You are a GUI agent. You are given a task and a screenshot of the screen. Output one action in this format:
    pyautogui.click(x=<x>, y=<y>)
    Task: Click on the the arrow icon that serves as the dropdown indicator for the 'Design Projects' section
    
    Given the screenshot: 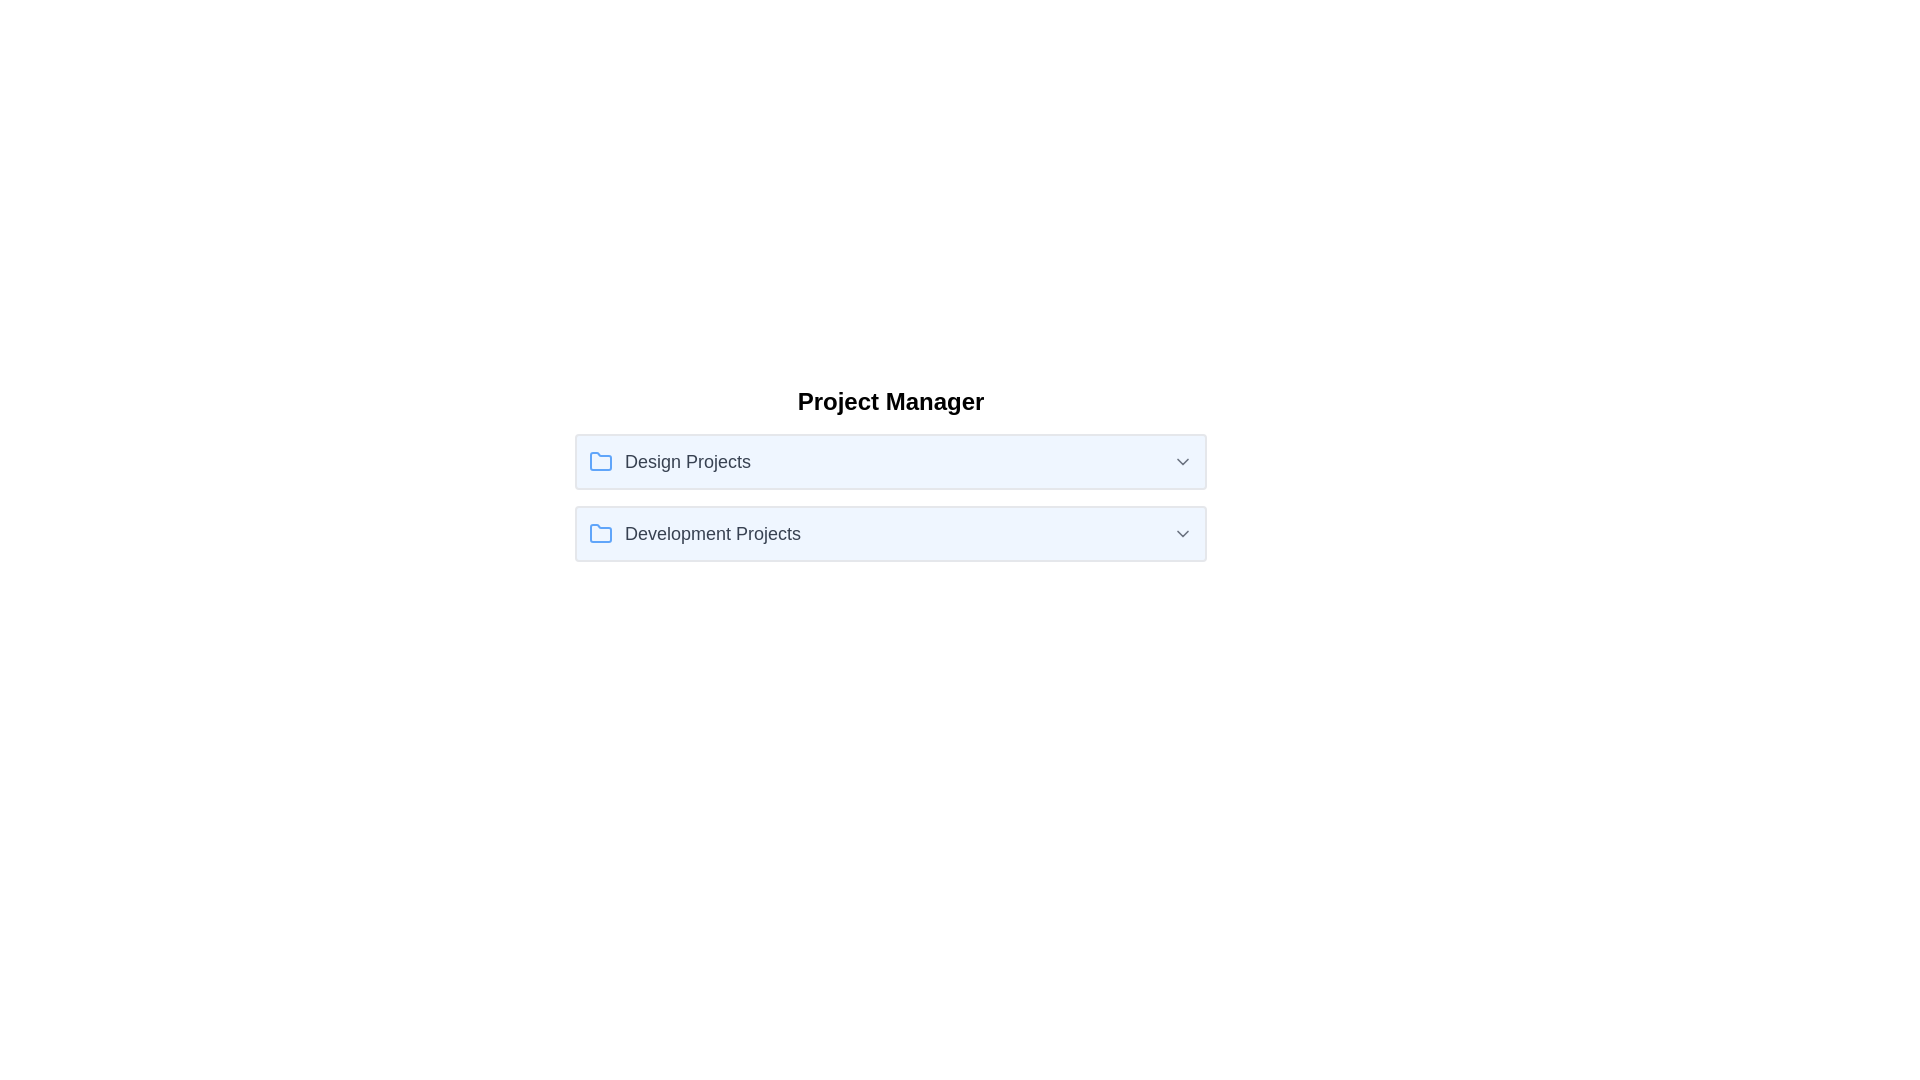 What is the action you would take?
    pyautogui.click(x=1182, y=462)
    